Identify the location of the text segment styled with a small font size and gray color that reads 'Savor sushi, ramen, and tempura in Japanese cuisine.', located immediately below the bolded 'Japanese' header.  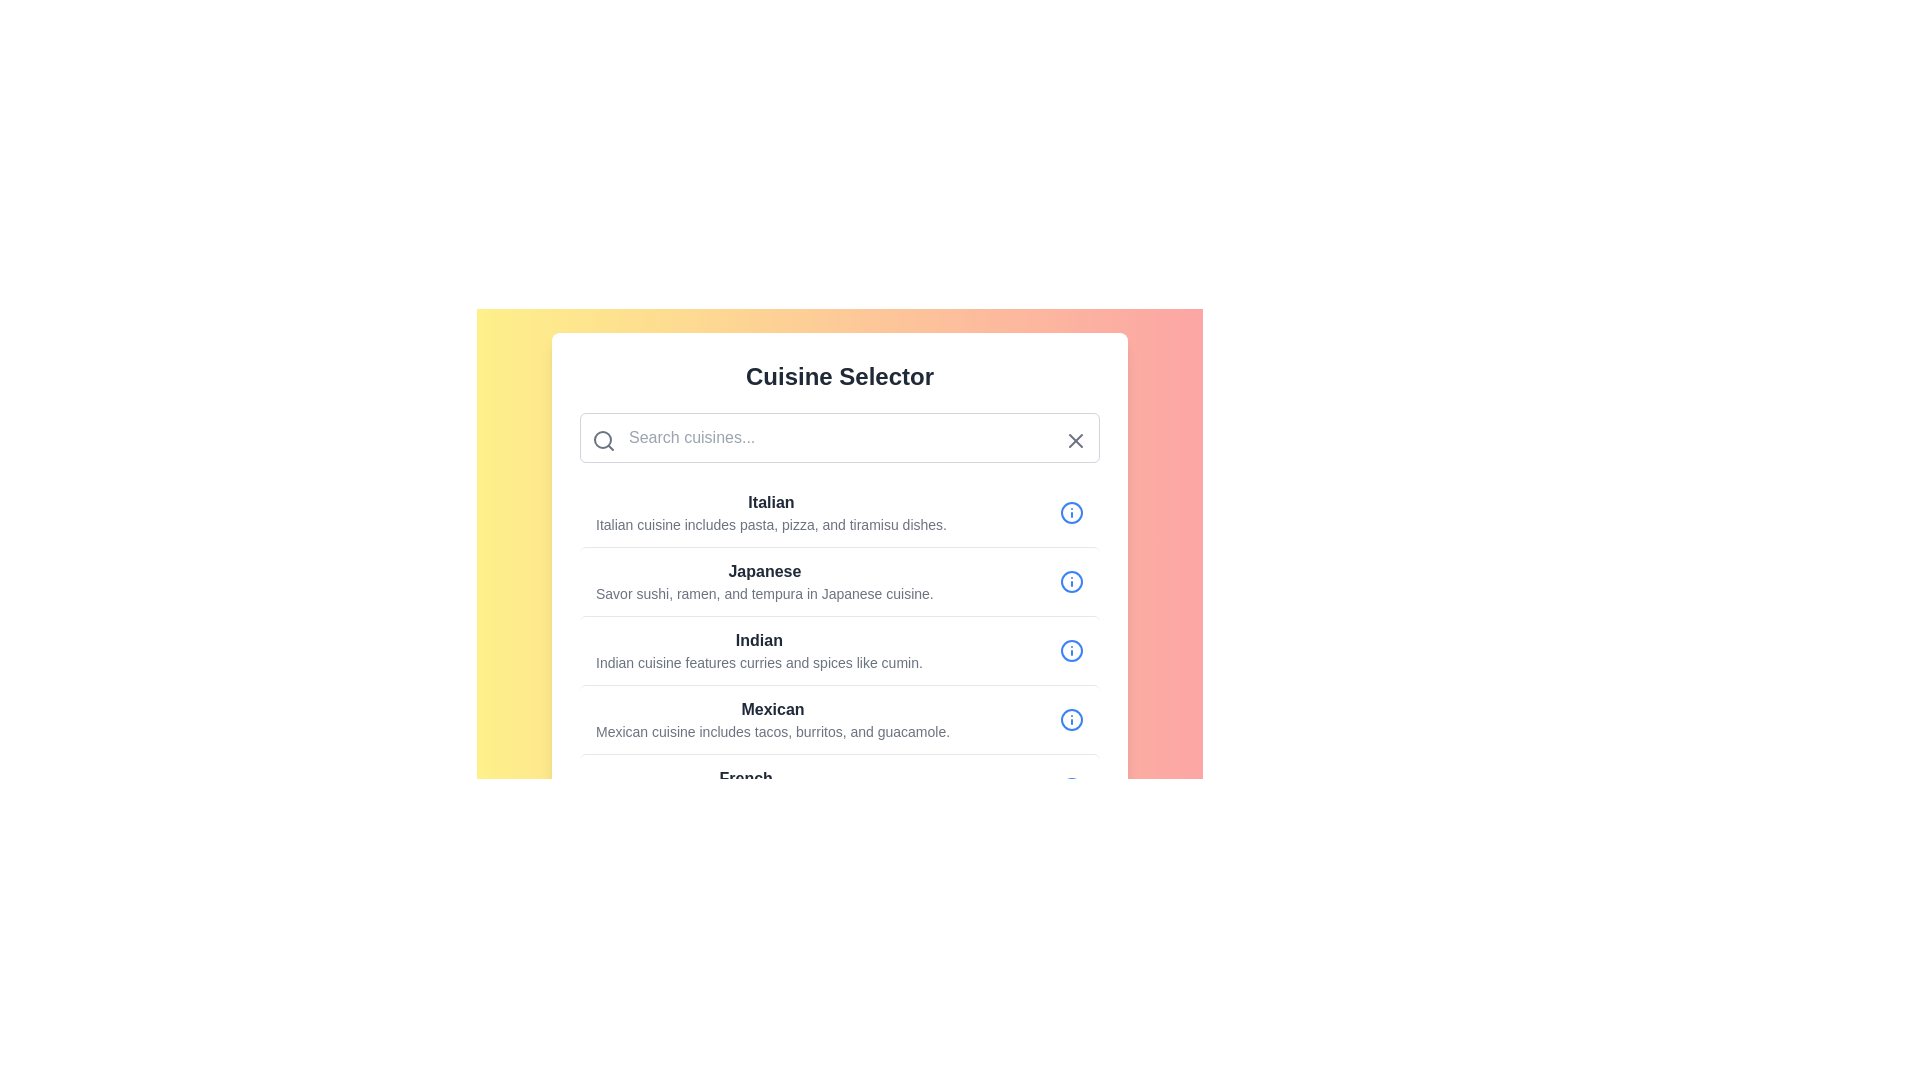
(763, 593).